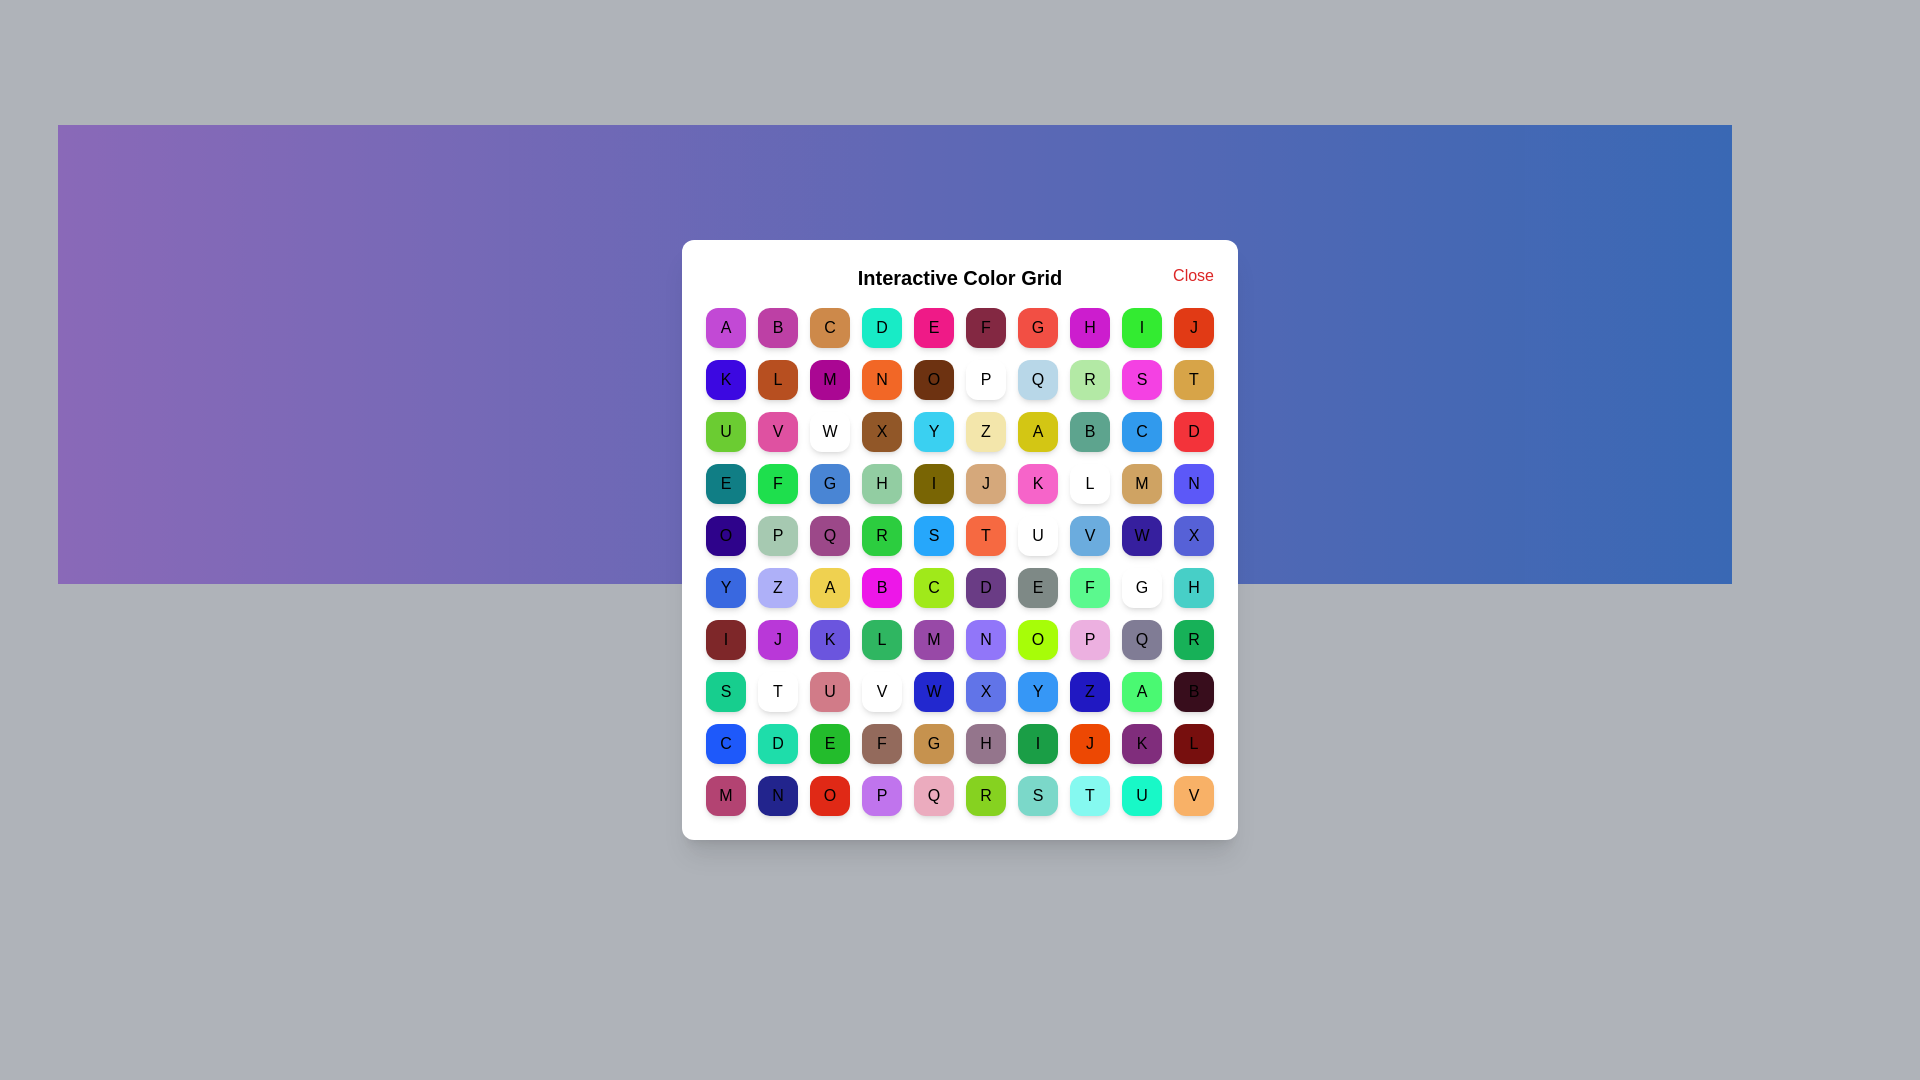 The image size is (1920, 1080). What do you see at coordinates (985, 431) in the screenshot?
I see `the grid cell labeled Z to view its color message` at bounding box center [985, 431].